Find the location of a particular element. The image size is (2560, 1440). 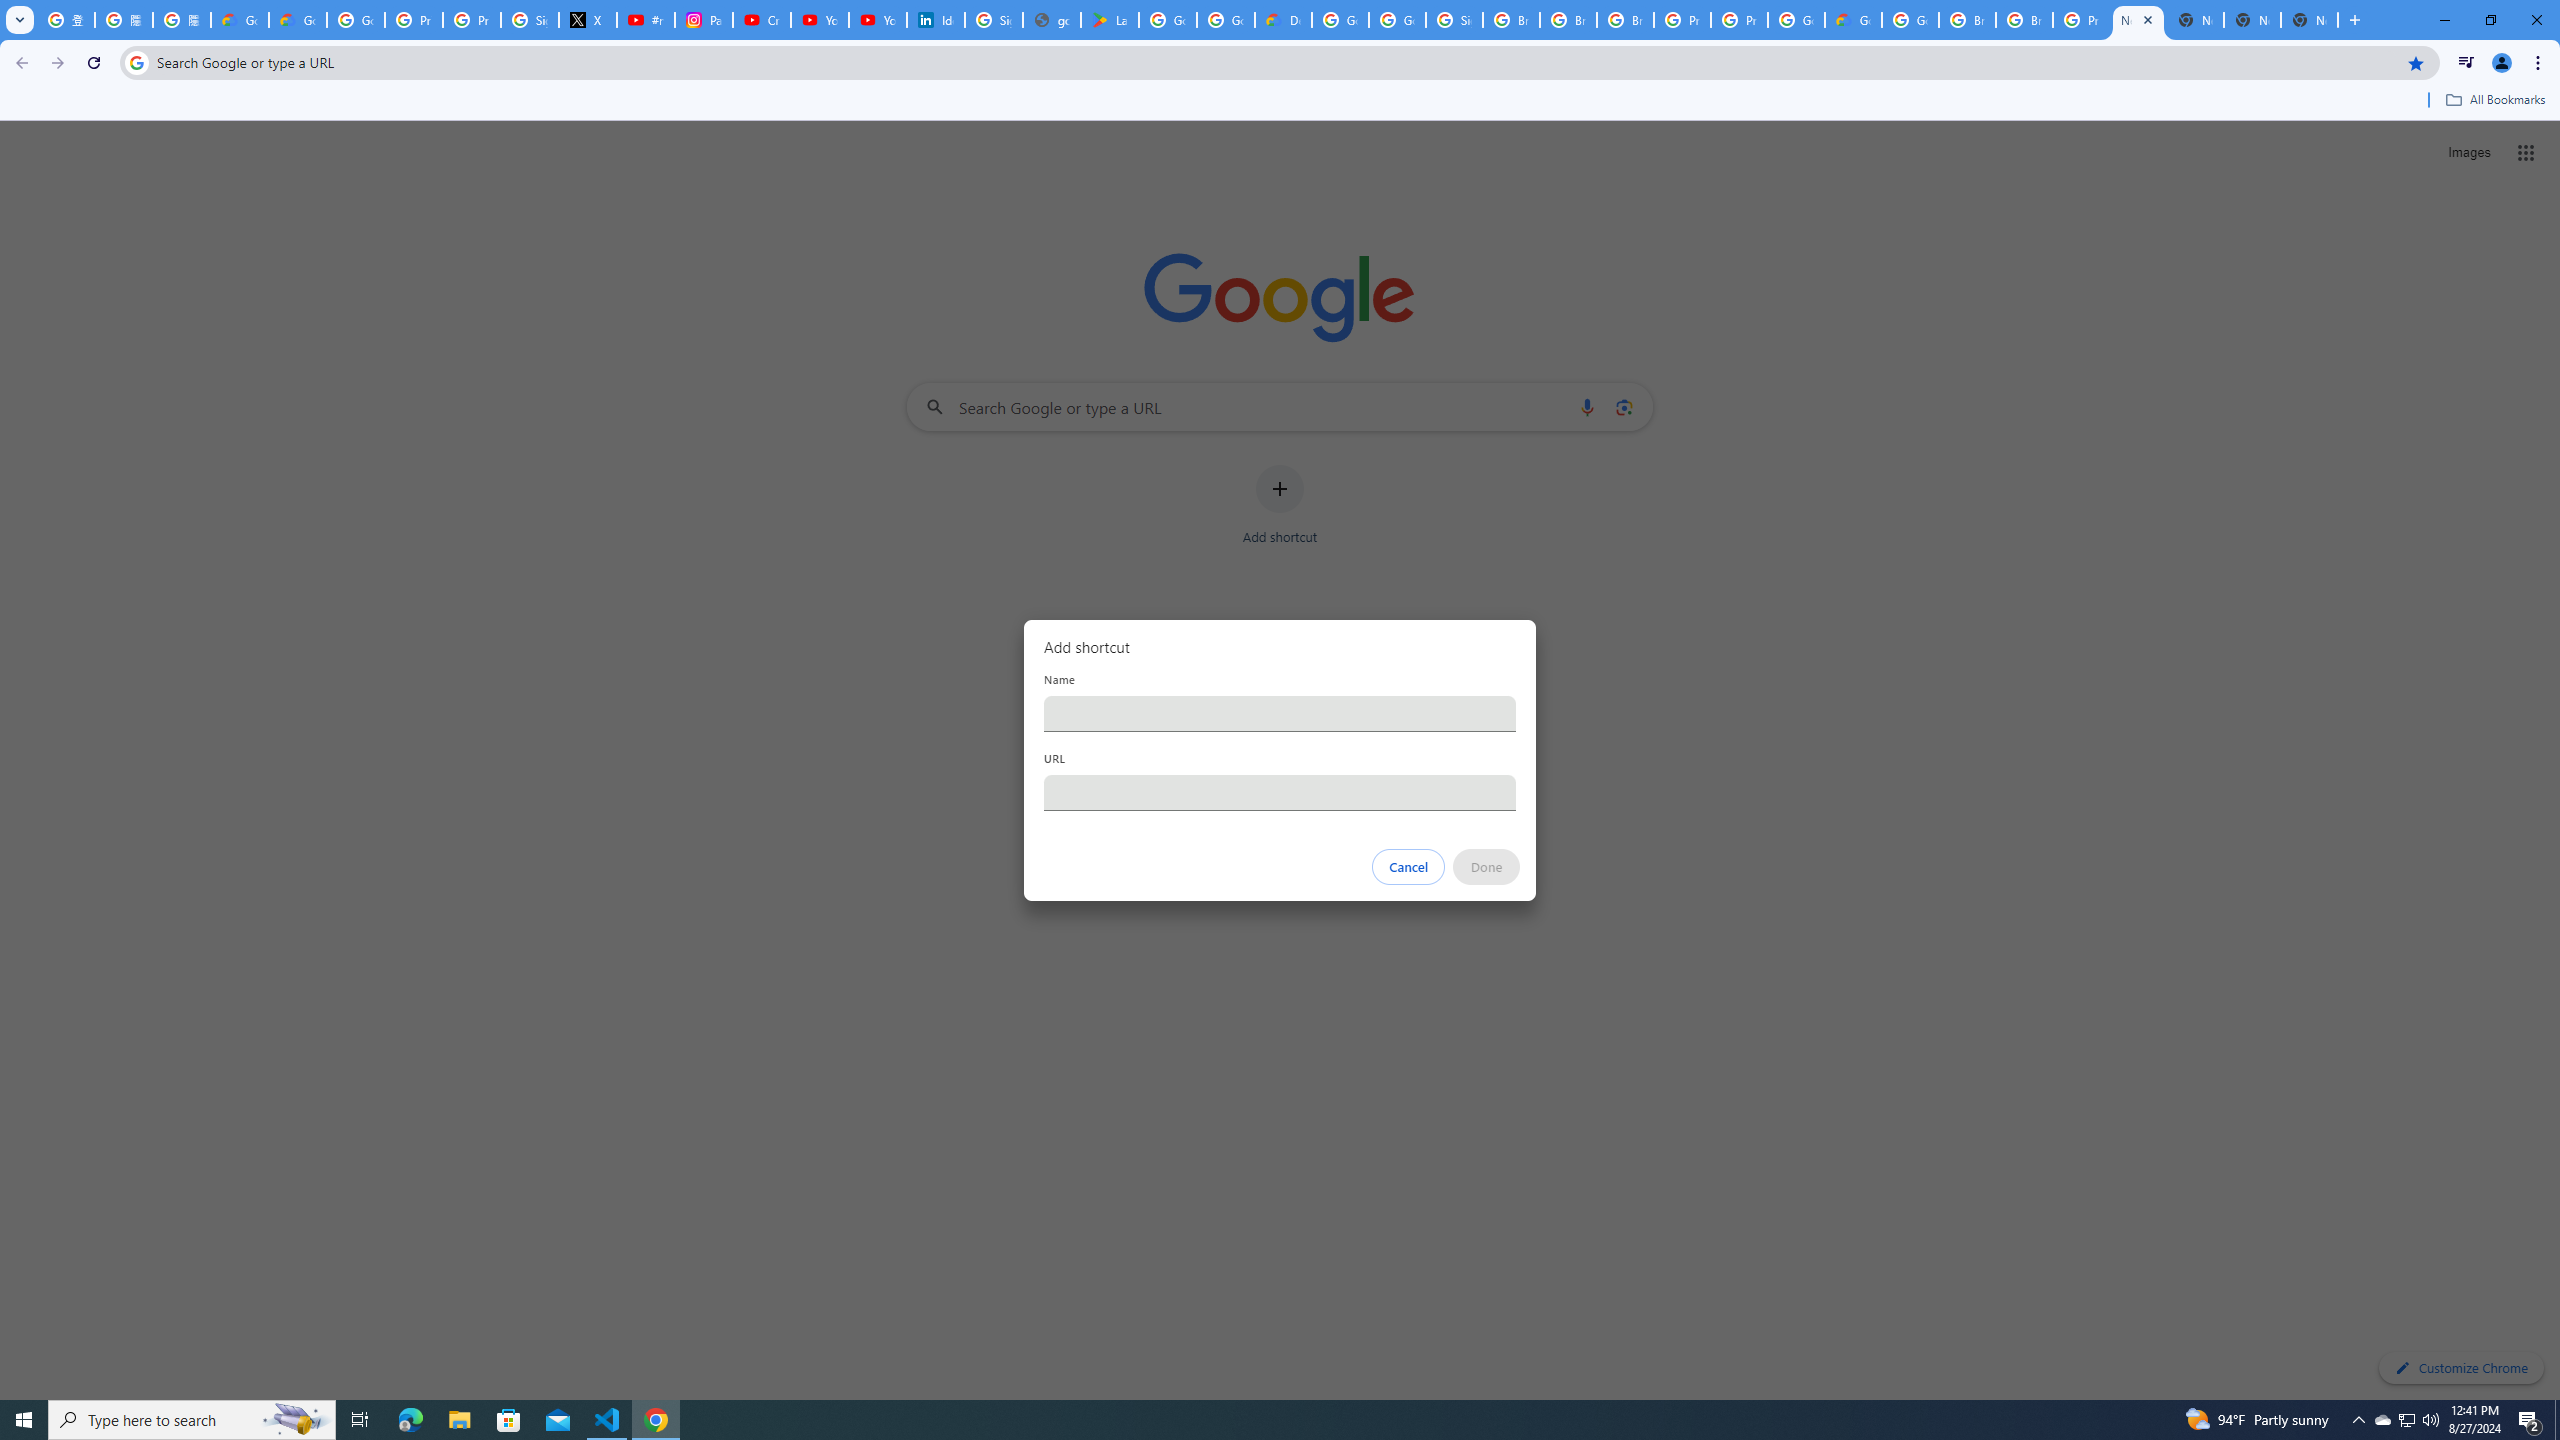

'YouTube Culture & Trends - YouTube Top 10, 2021' is located at coordinates (877, 19).